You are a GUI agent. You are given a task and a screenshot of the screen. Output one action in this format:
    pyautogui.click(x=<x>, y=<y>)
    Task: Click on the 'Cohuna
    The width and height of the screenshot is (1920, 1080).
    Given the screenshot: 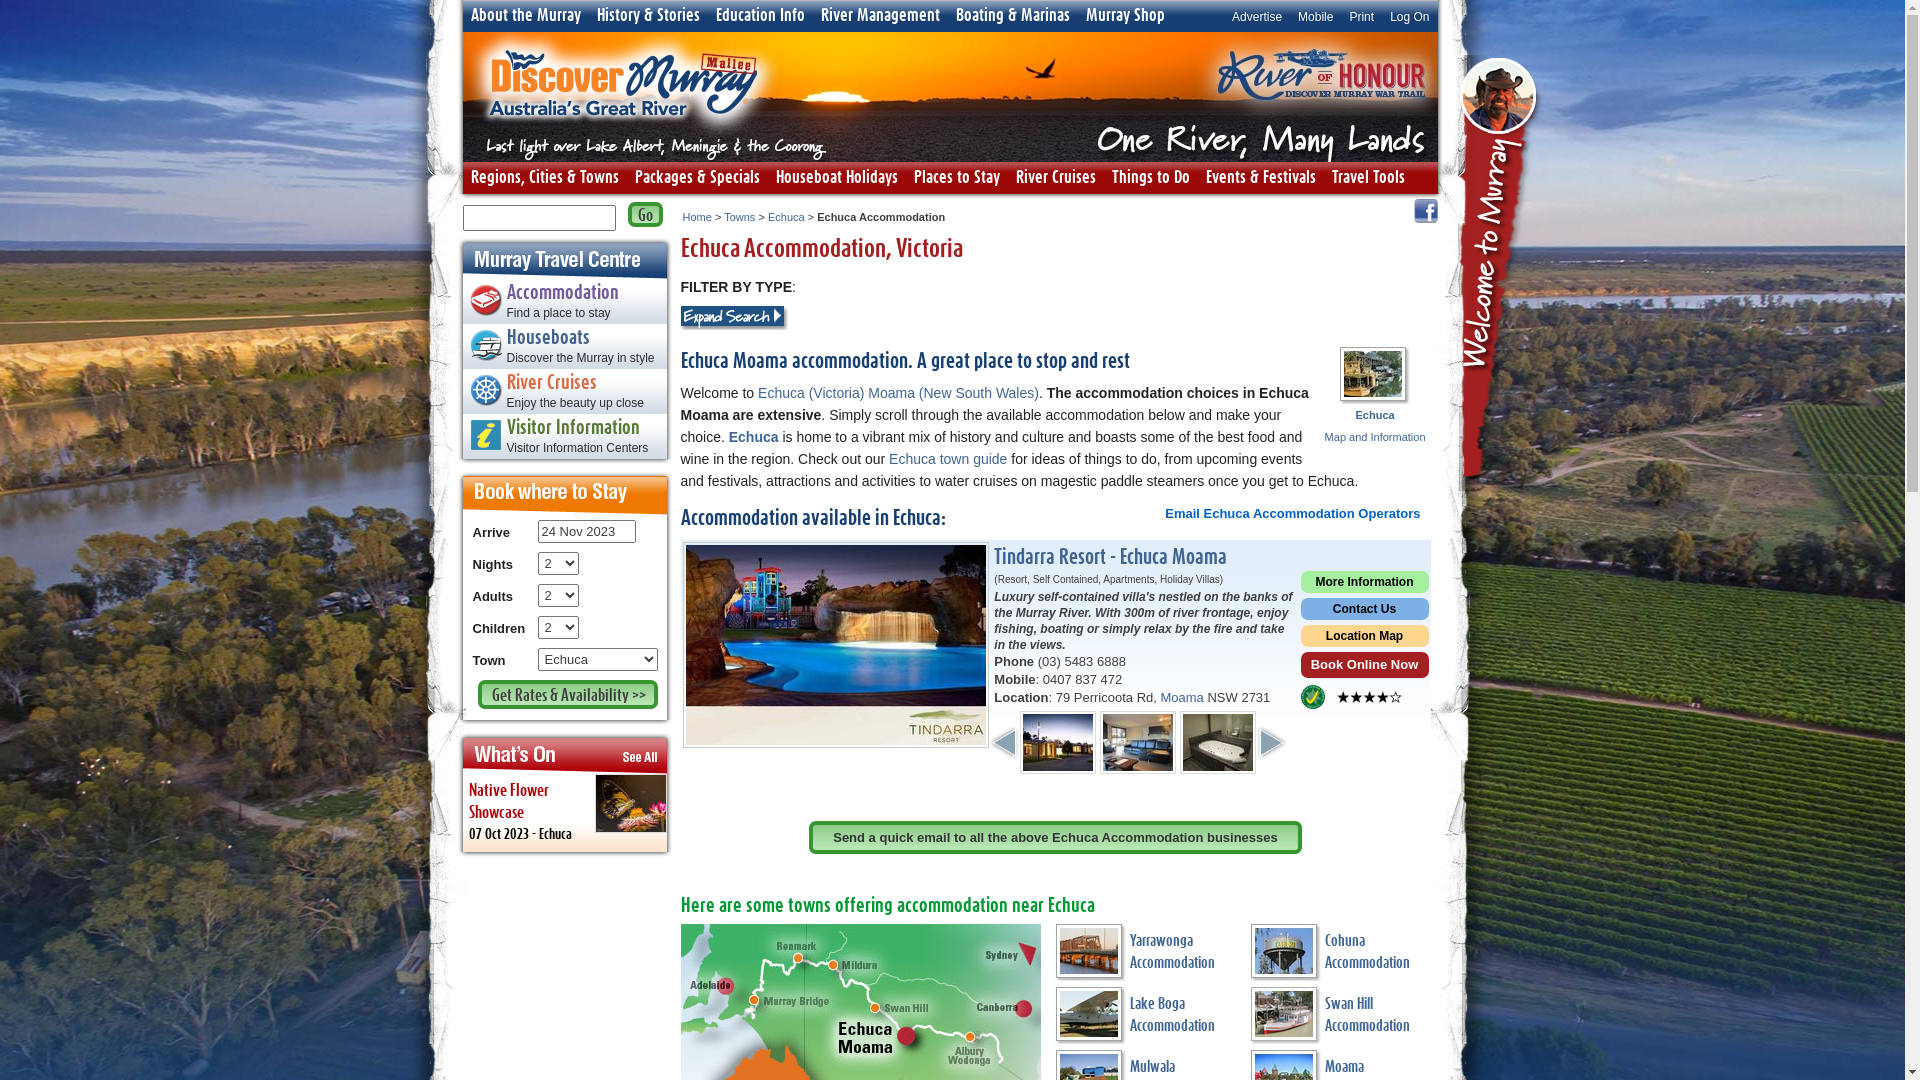 What is the action you would take?
    pyautogui.click(x=1339, y=954)
    